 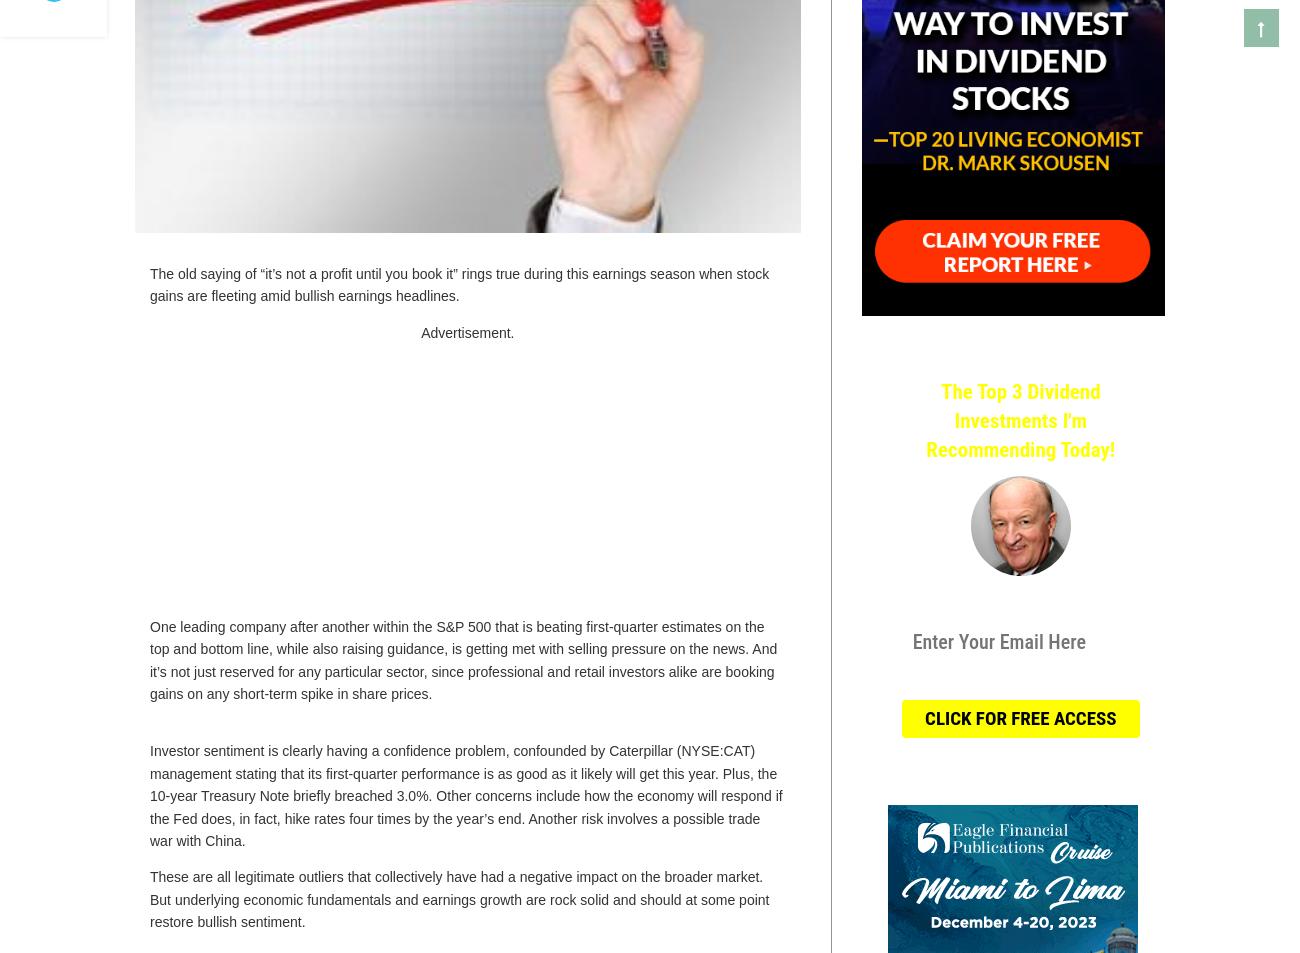 What do you see at coordinates (462, 659) in the screenshot?
I see `'One leading company after another within the S&P 500 that is beating first-quarter estimates on the top and bottom line, while also raising guidance, is getting met with selling pressure on the news. And it’s not just reserved for any particular sector, since professional and retail investors alike are booking gains on any short-term spike in share prices.'` at bounding box center [462, 659].